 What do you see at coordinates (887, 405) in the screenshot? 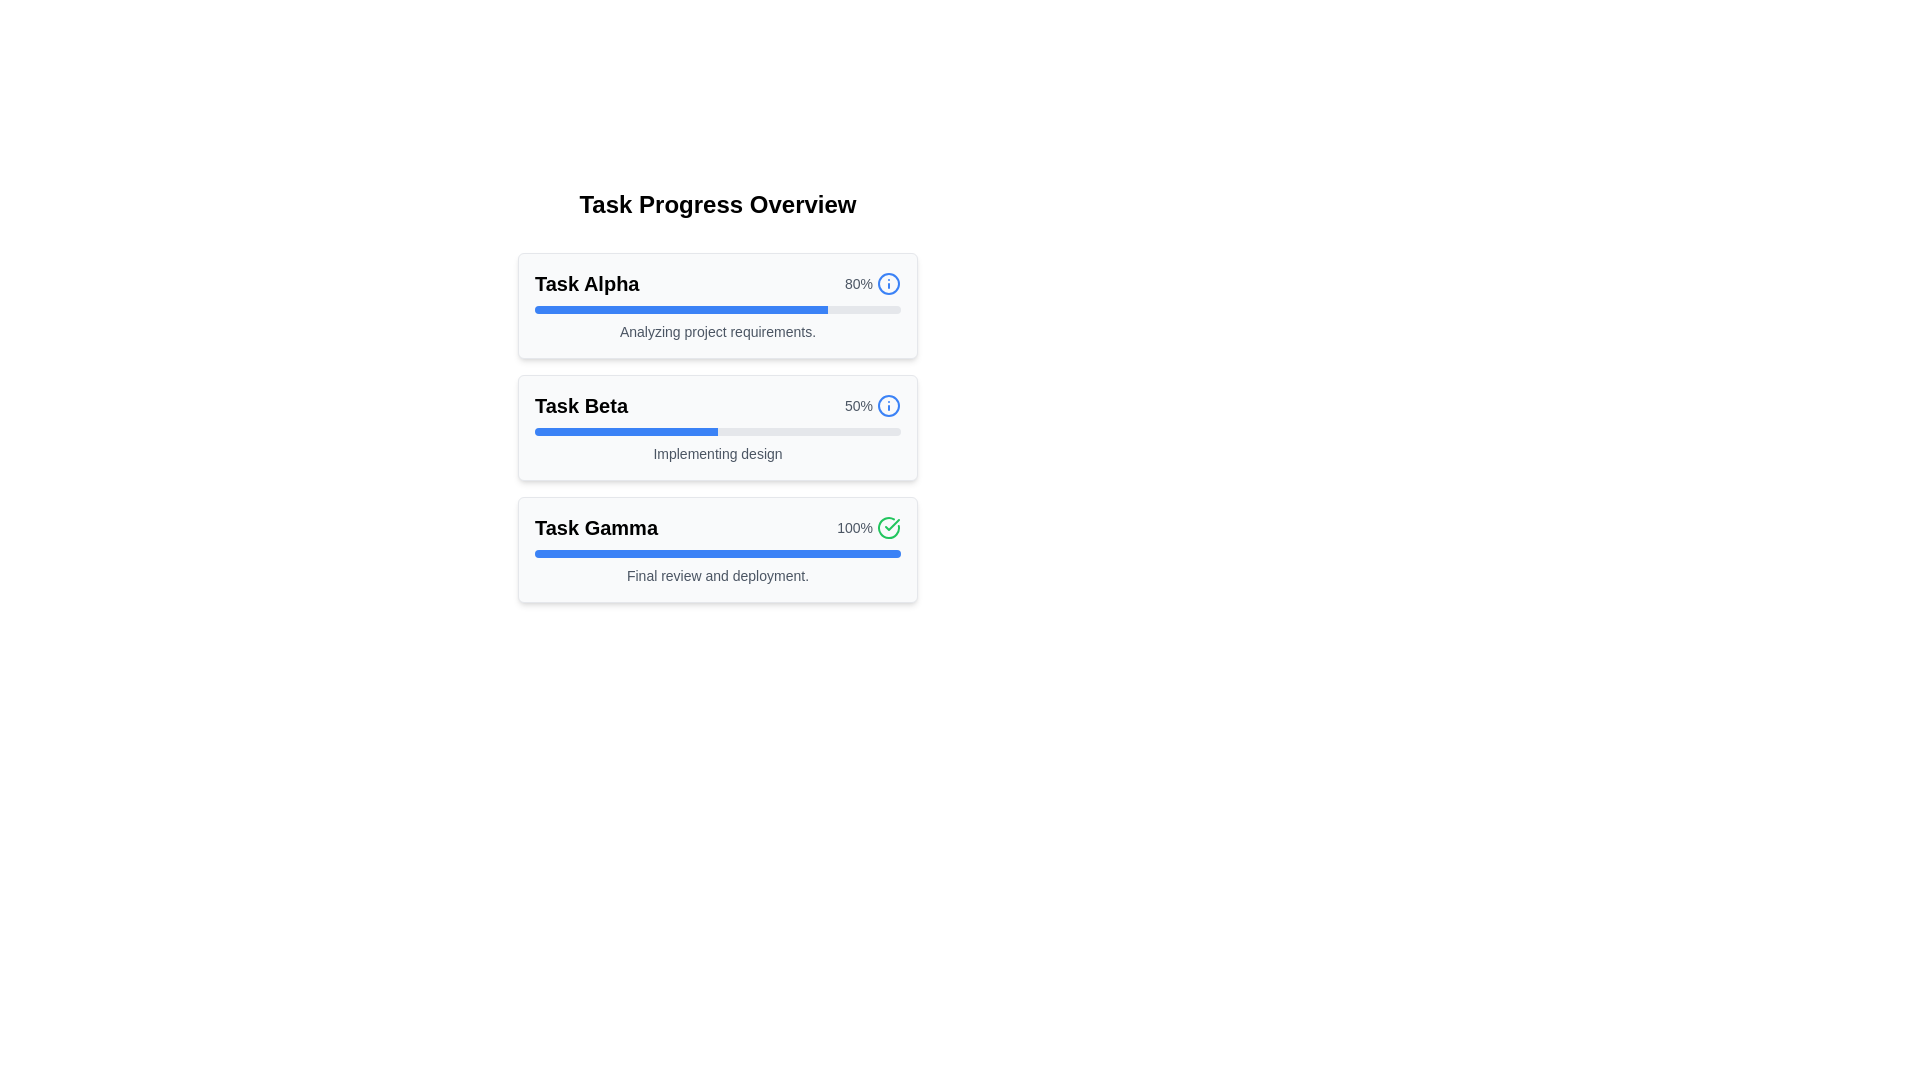
I see `the status indicator icon located at the top-right corner of the 'Task Beta' panel` at bounding box center [887, 405].